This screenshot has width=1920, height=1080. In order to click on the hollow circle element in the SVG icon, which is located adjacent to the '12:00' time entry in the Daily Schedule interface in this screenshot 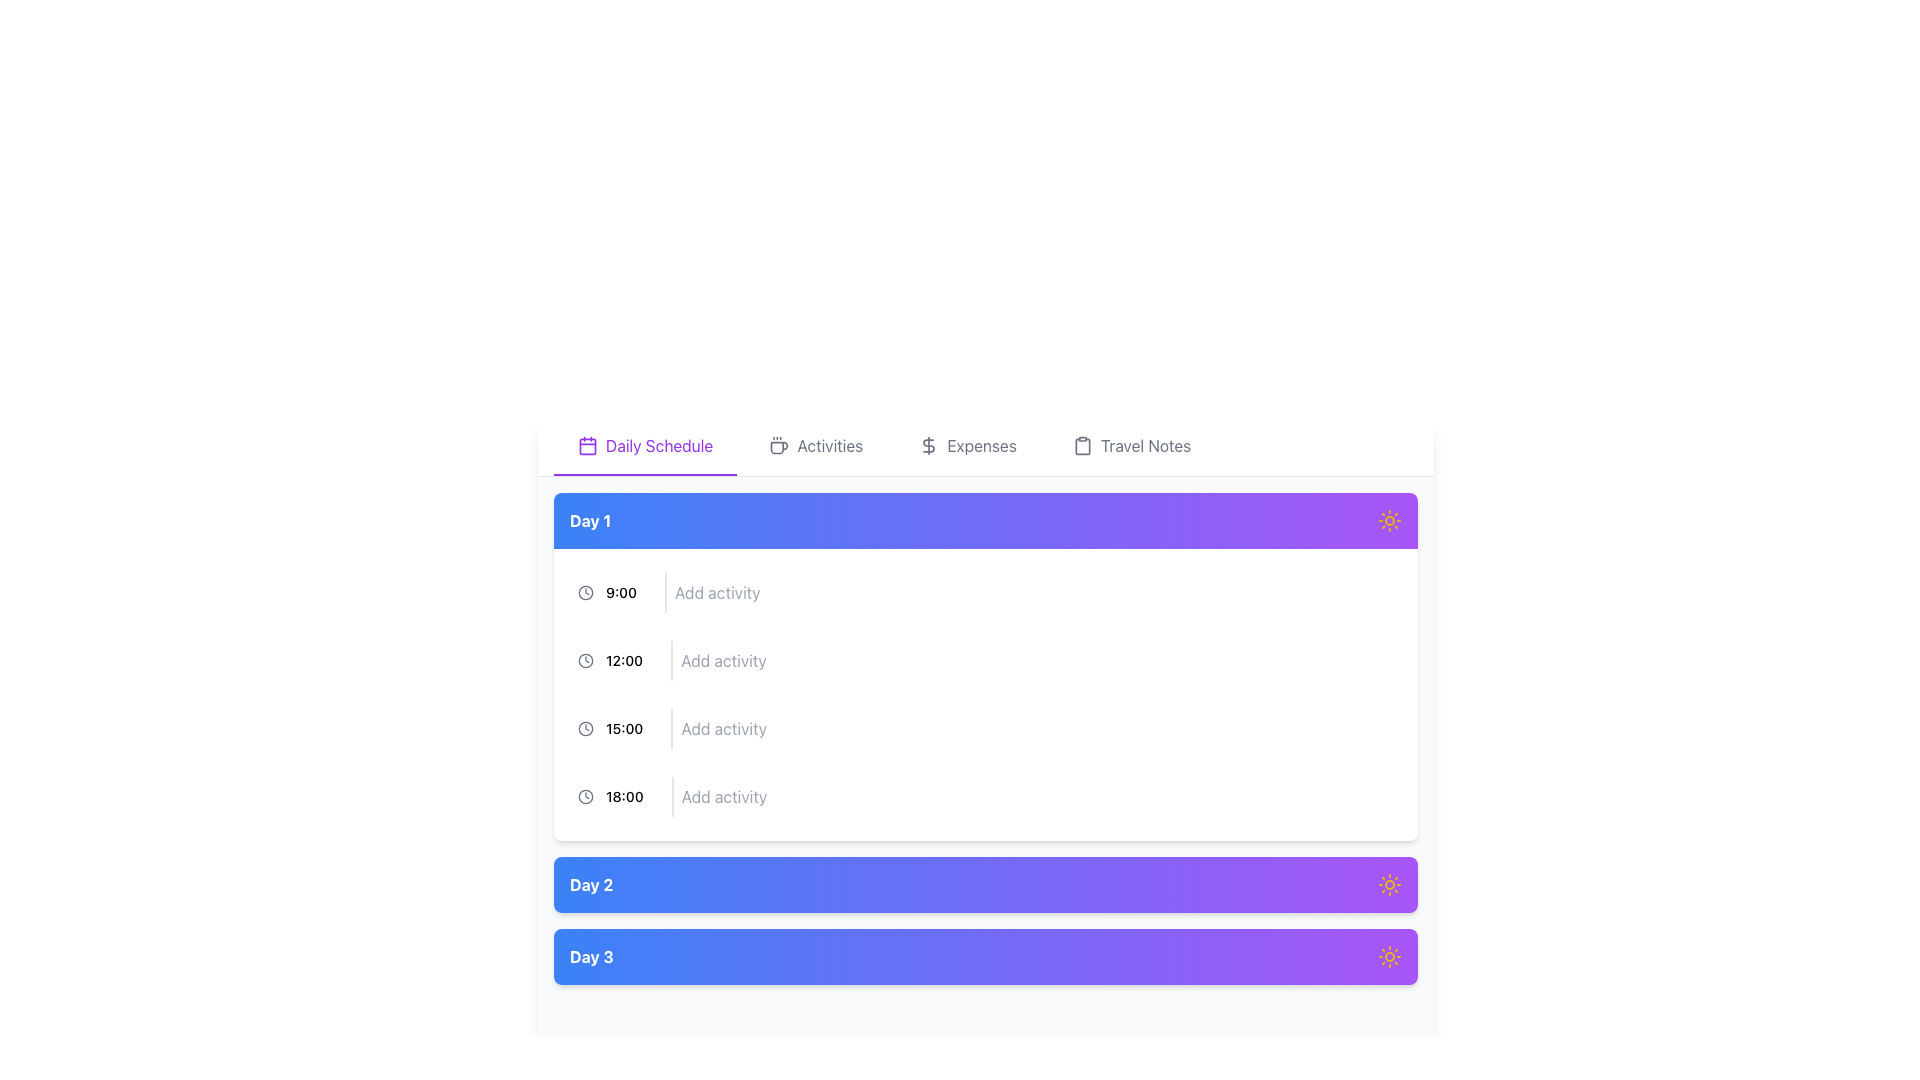, I will do `click(584, 660)`.